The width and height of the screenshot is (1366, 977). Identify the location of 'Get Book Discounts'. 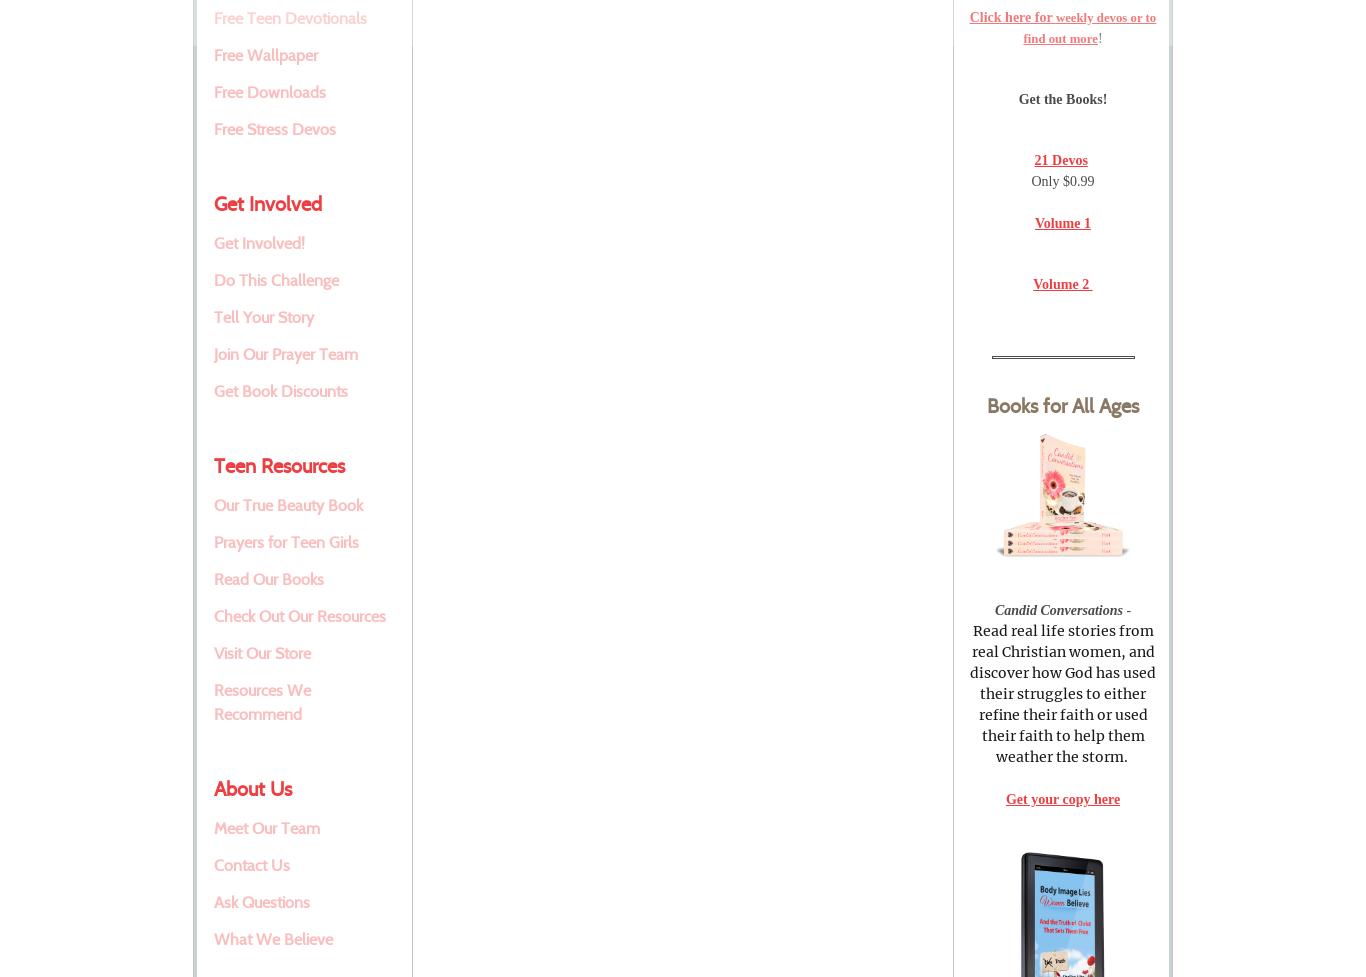
(280, 391).